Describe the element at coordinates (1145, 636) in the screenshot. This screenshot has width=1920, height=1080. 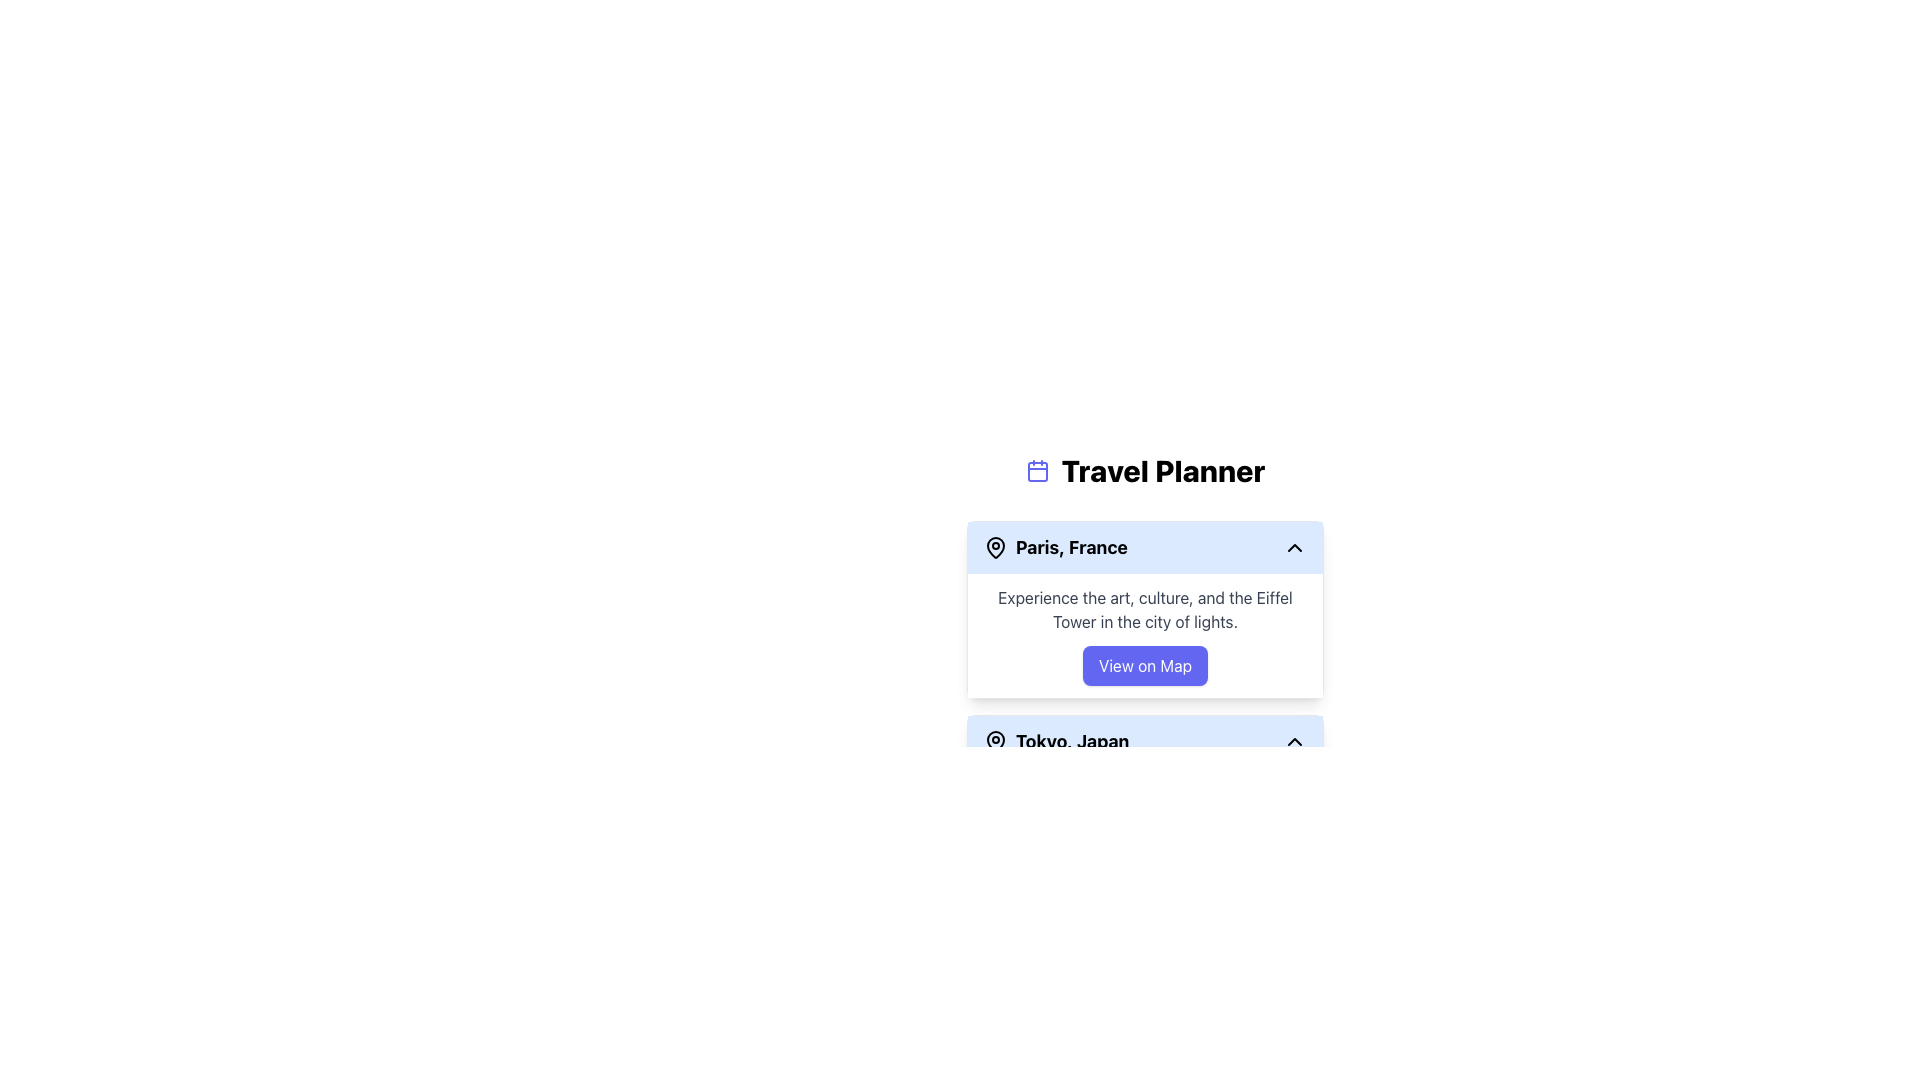
I see `the button within the informational card about the destination 'Paris, France' in the 'Travel Planner' to change its background color` at that location.